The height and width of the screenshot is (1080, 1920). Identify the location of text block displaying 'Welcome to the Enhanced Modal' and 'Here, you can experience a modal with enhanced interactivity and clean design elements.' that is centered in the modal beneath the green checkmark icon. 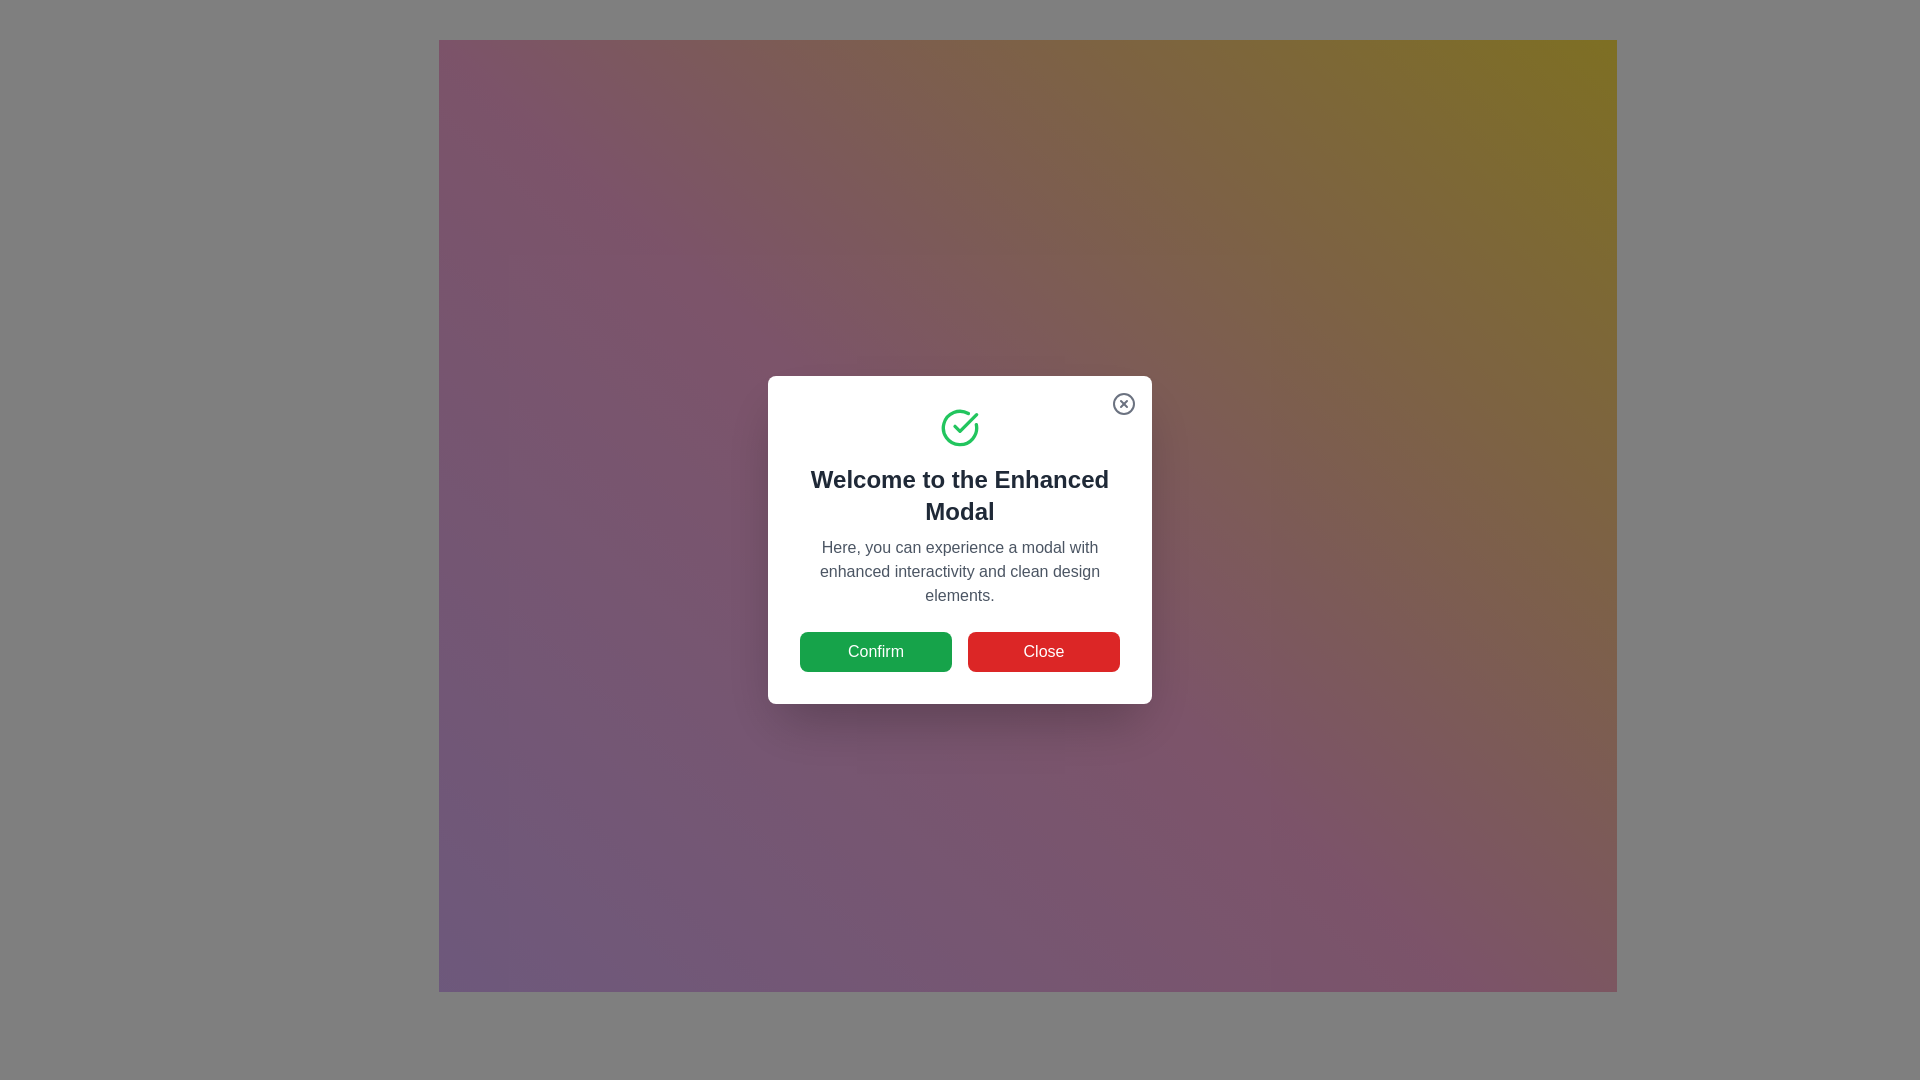
(960, 507).